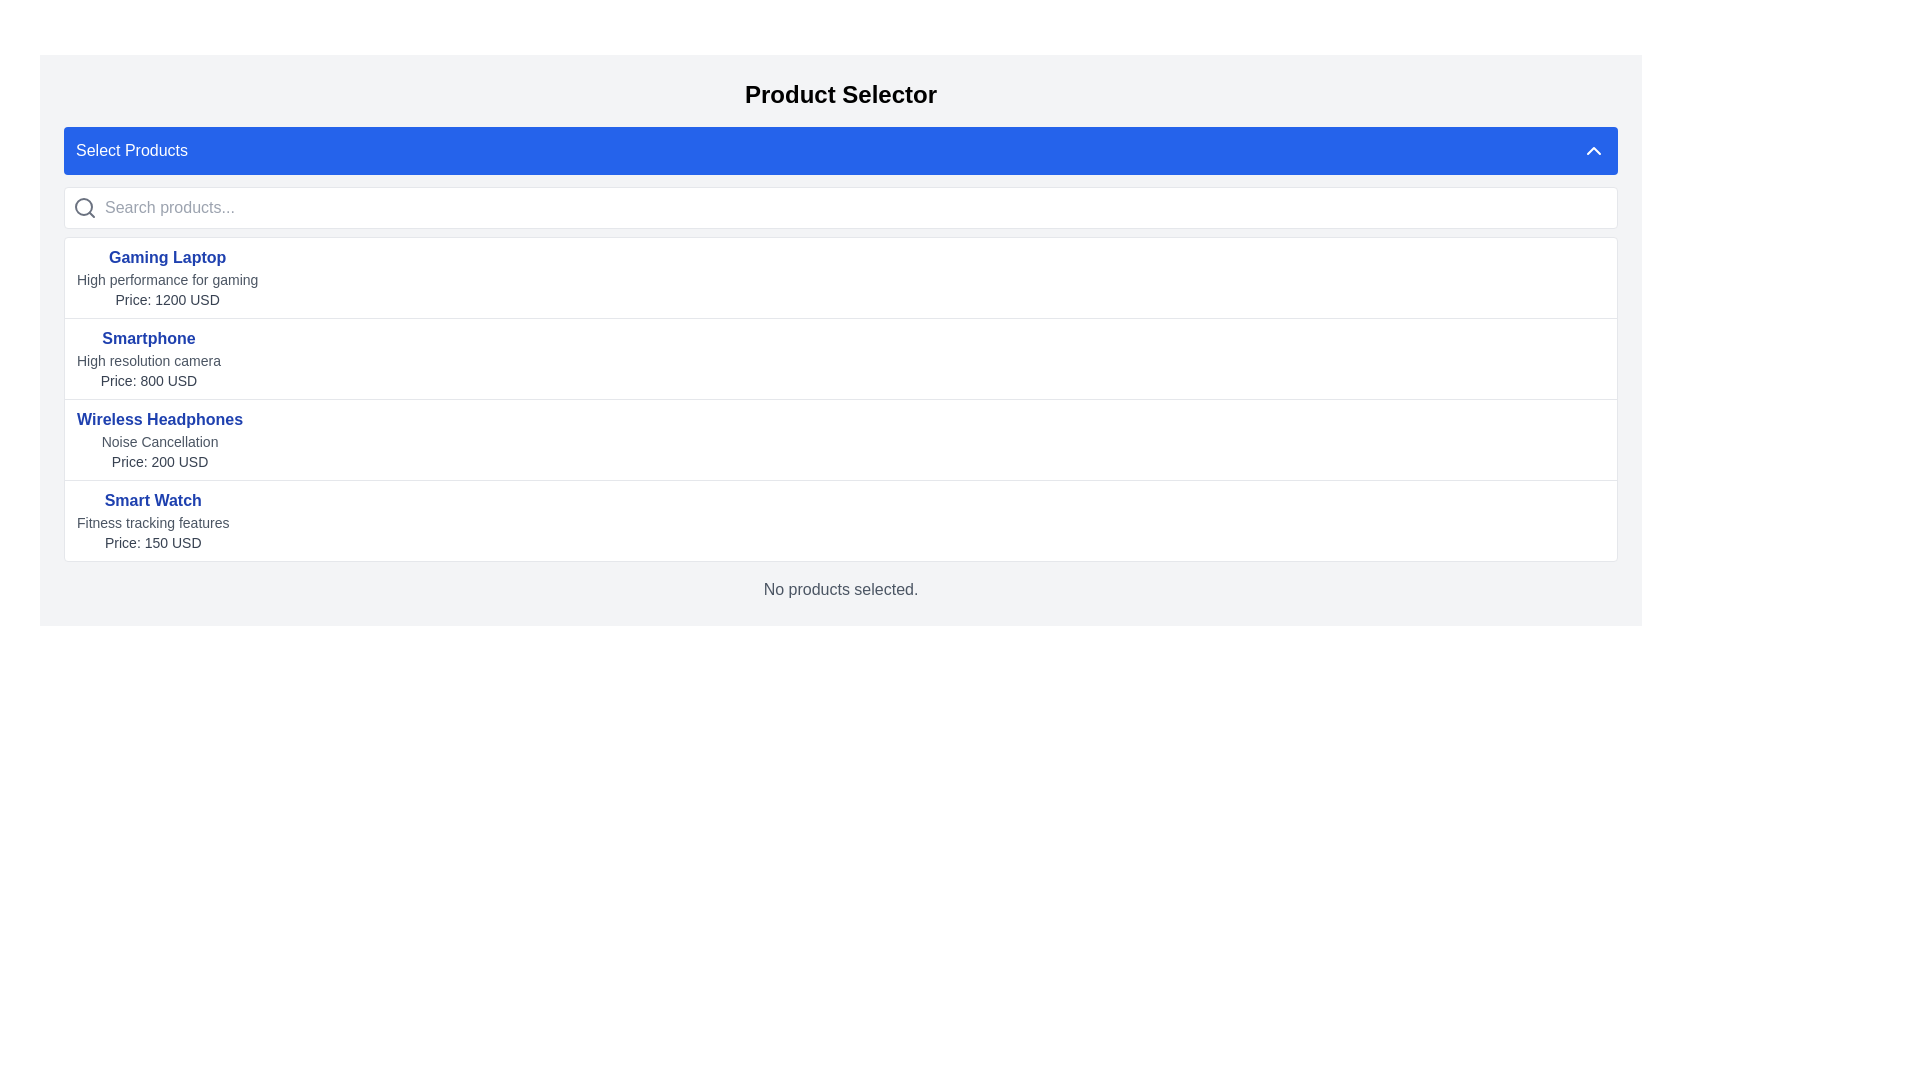 The image size is (1920, 1080). Describe the element at coordinates (840, 438) in the screenshot. I see `the third item` at that location.